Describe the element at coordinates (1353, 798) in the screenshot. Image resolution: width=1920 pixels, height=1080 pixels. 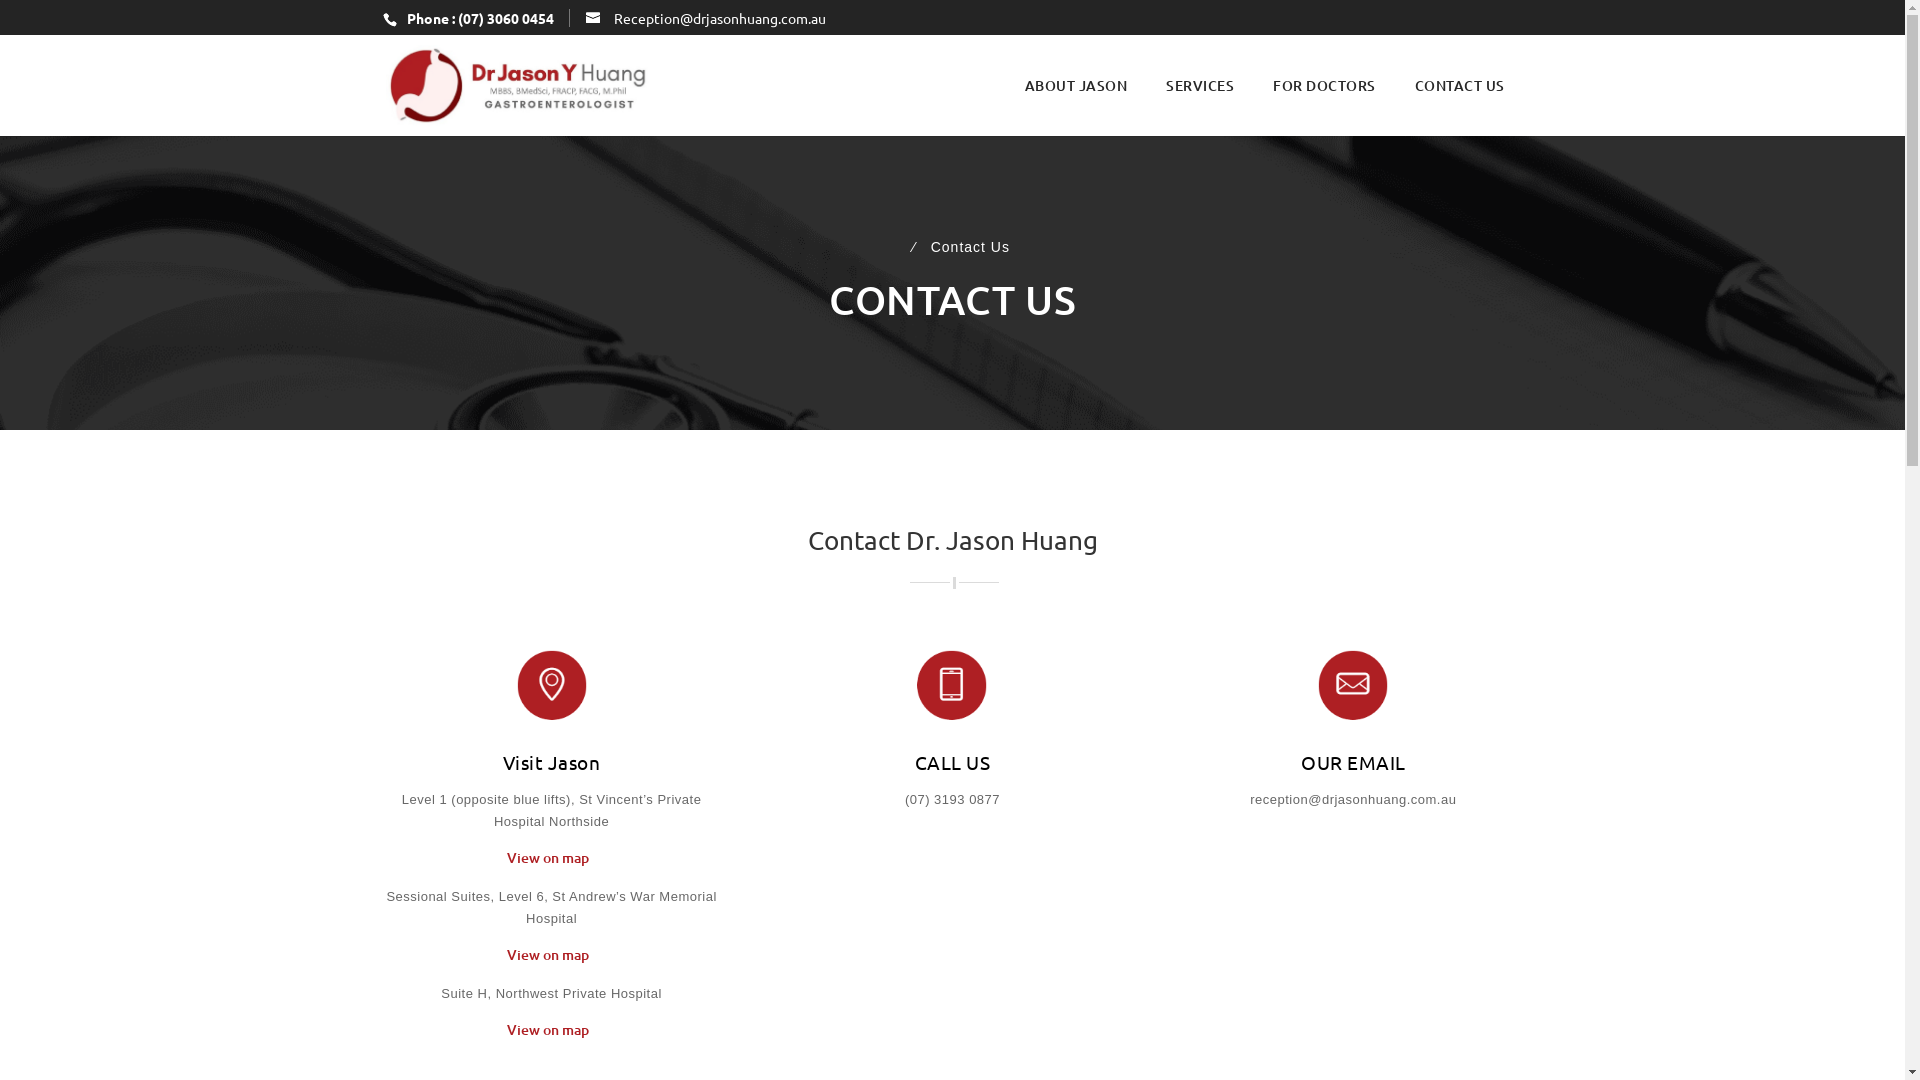
I see `'reception@drjasonhuang.com.au'` at that location.